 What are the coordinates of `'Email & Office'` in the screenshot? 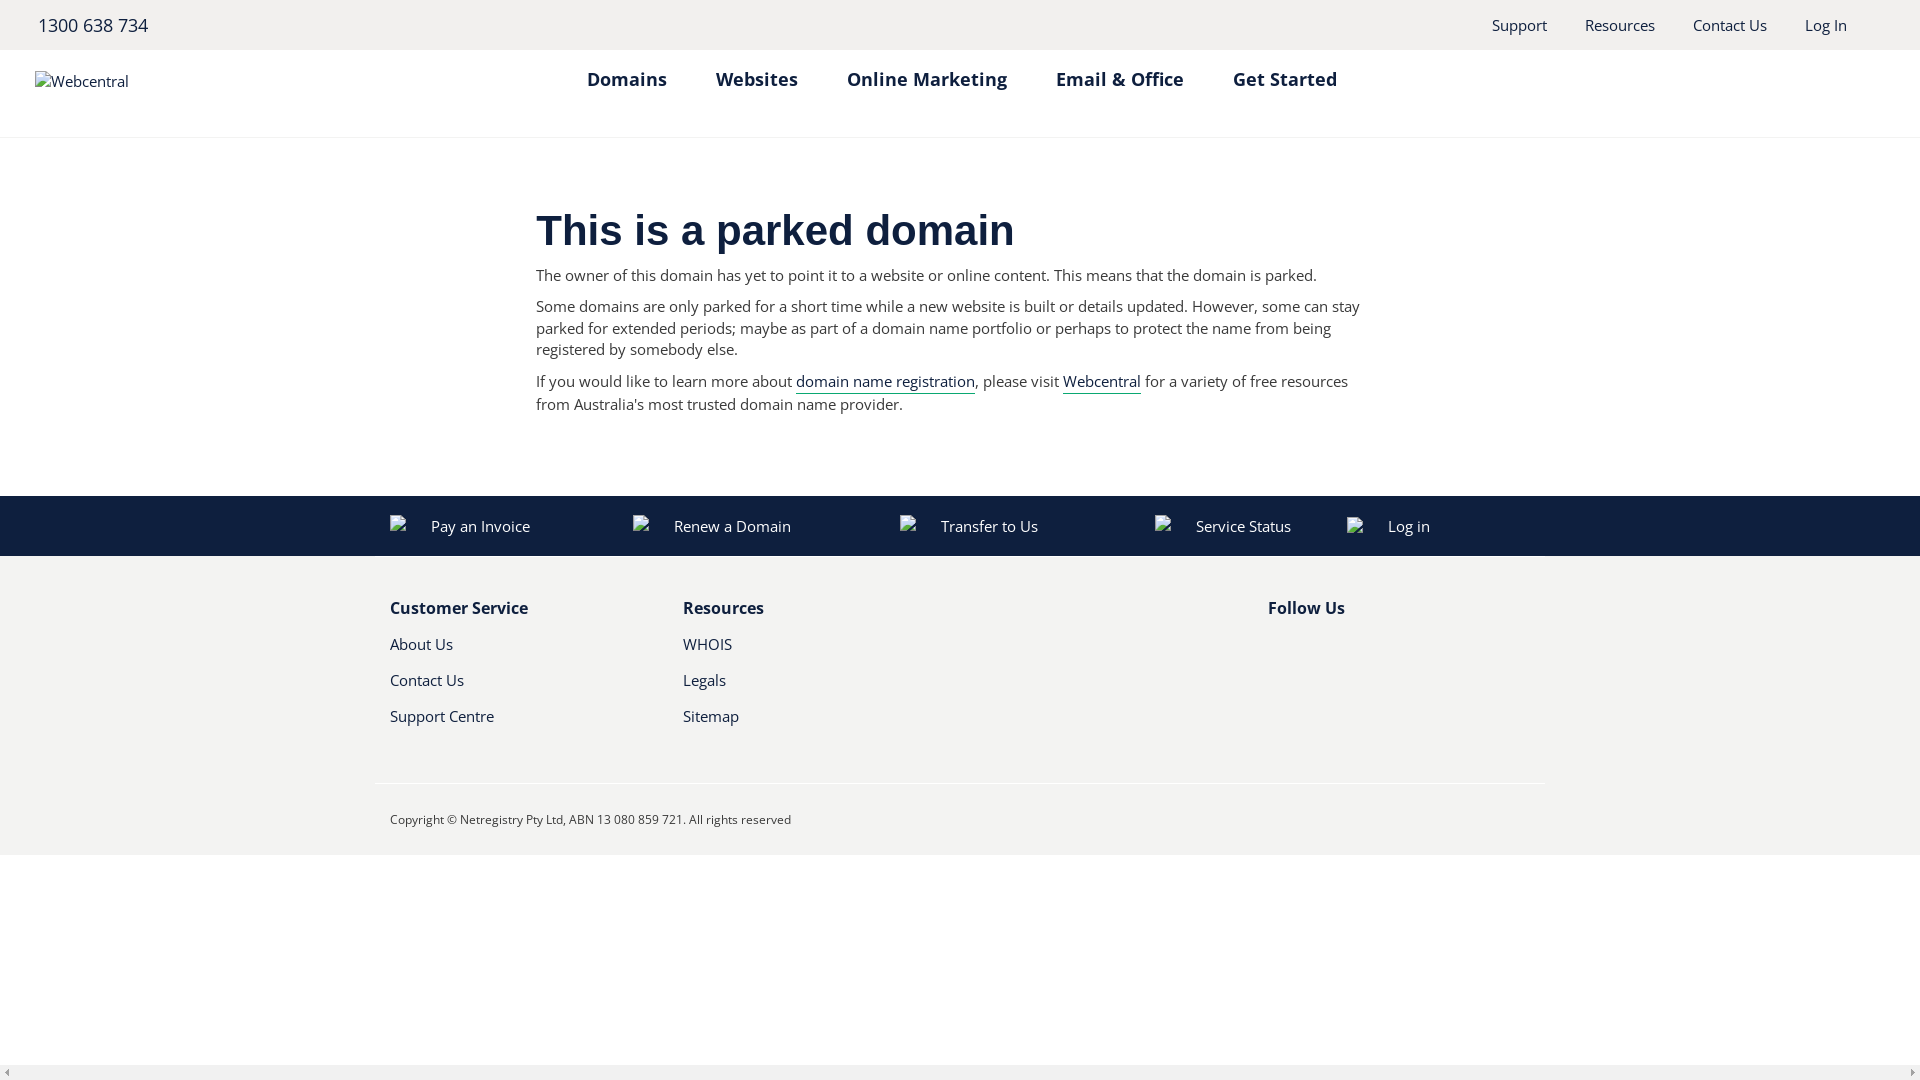 It's located at (1118, 68).